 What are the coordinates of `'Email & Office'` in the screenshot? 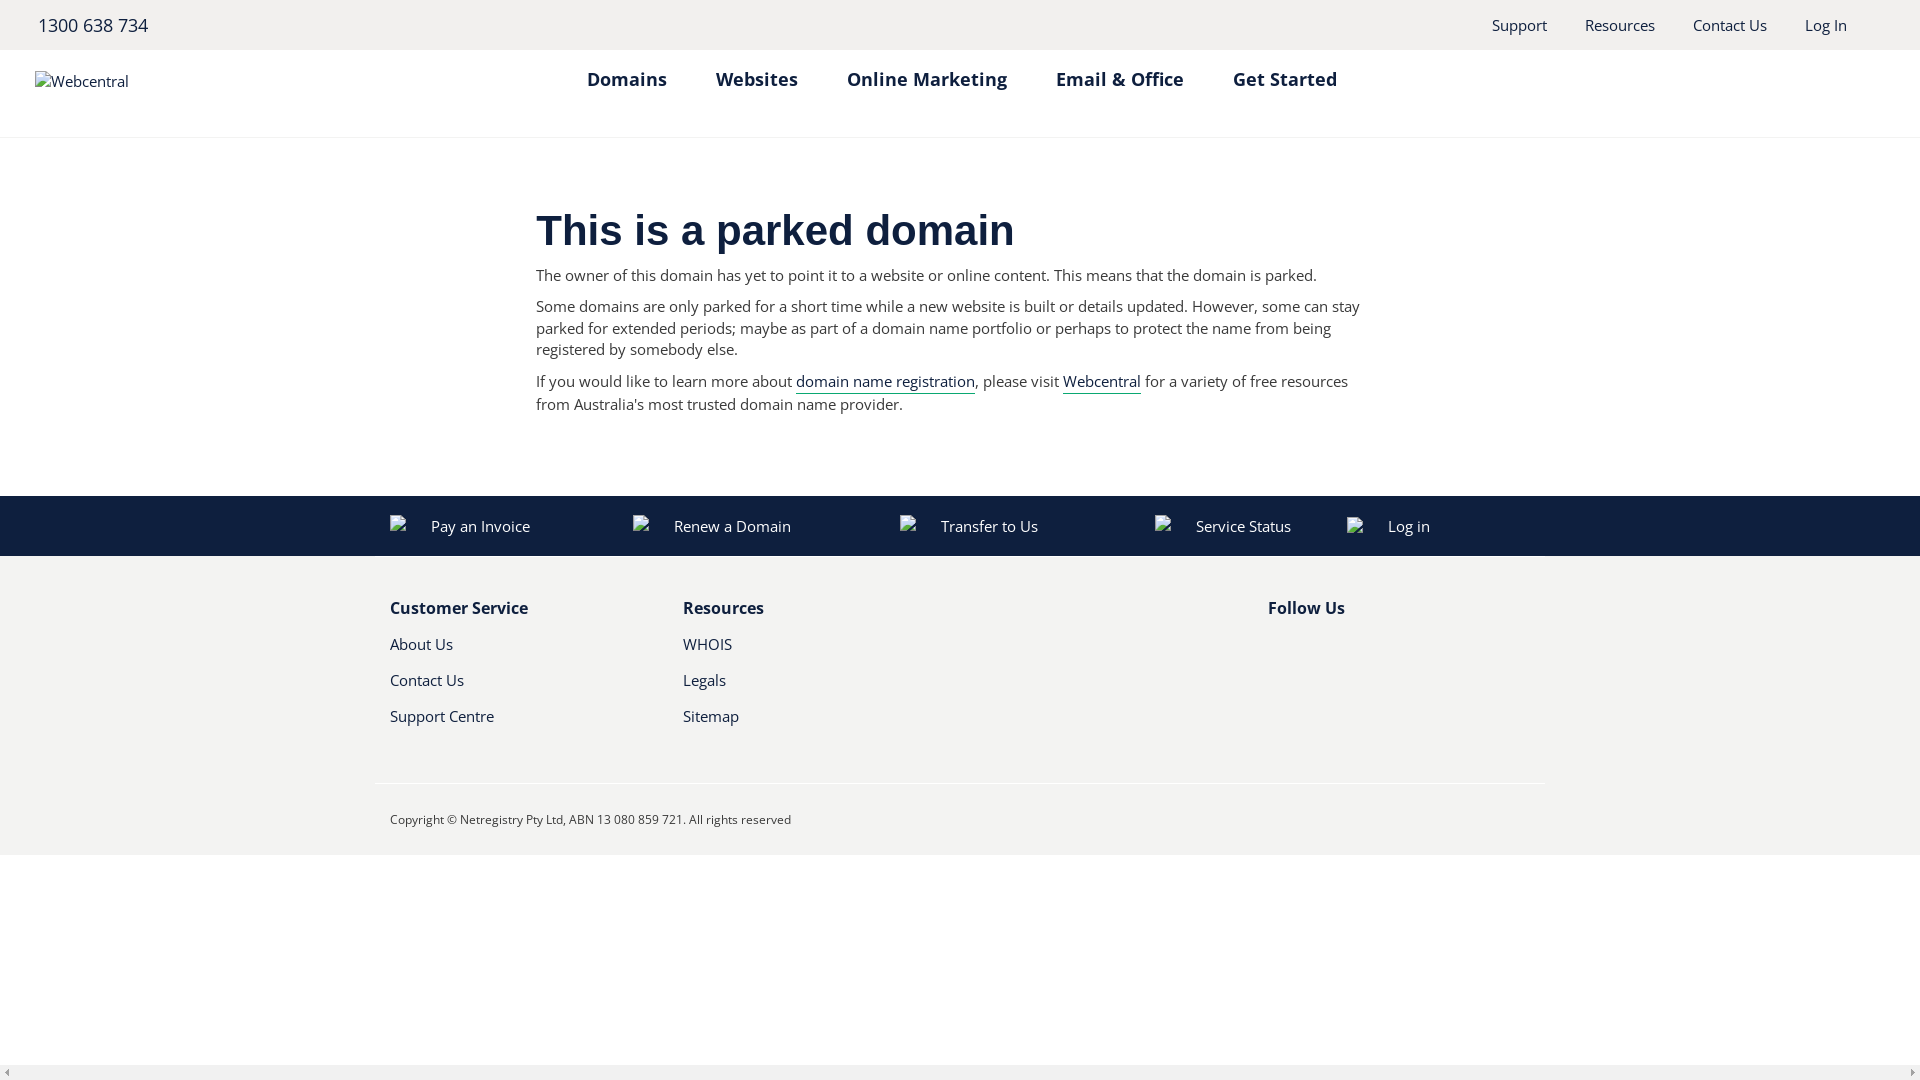 It's located at (1118, 68).